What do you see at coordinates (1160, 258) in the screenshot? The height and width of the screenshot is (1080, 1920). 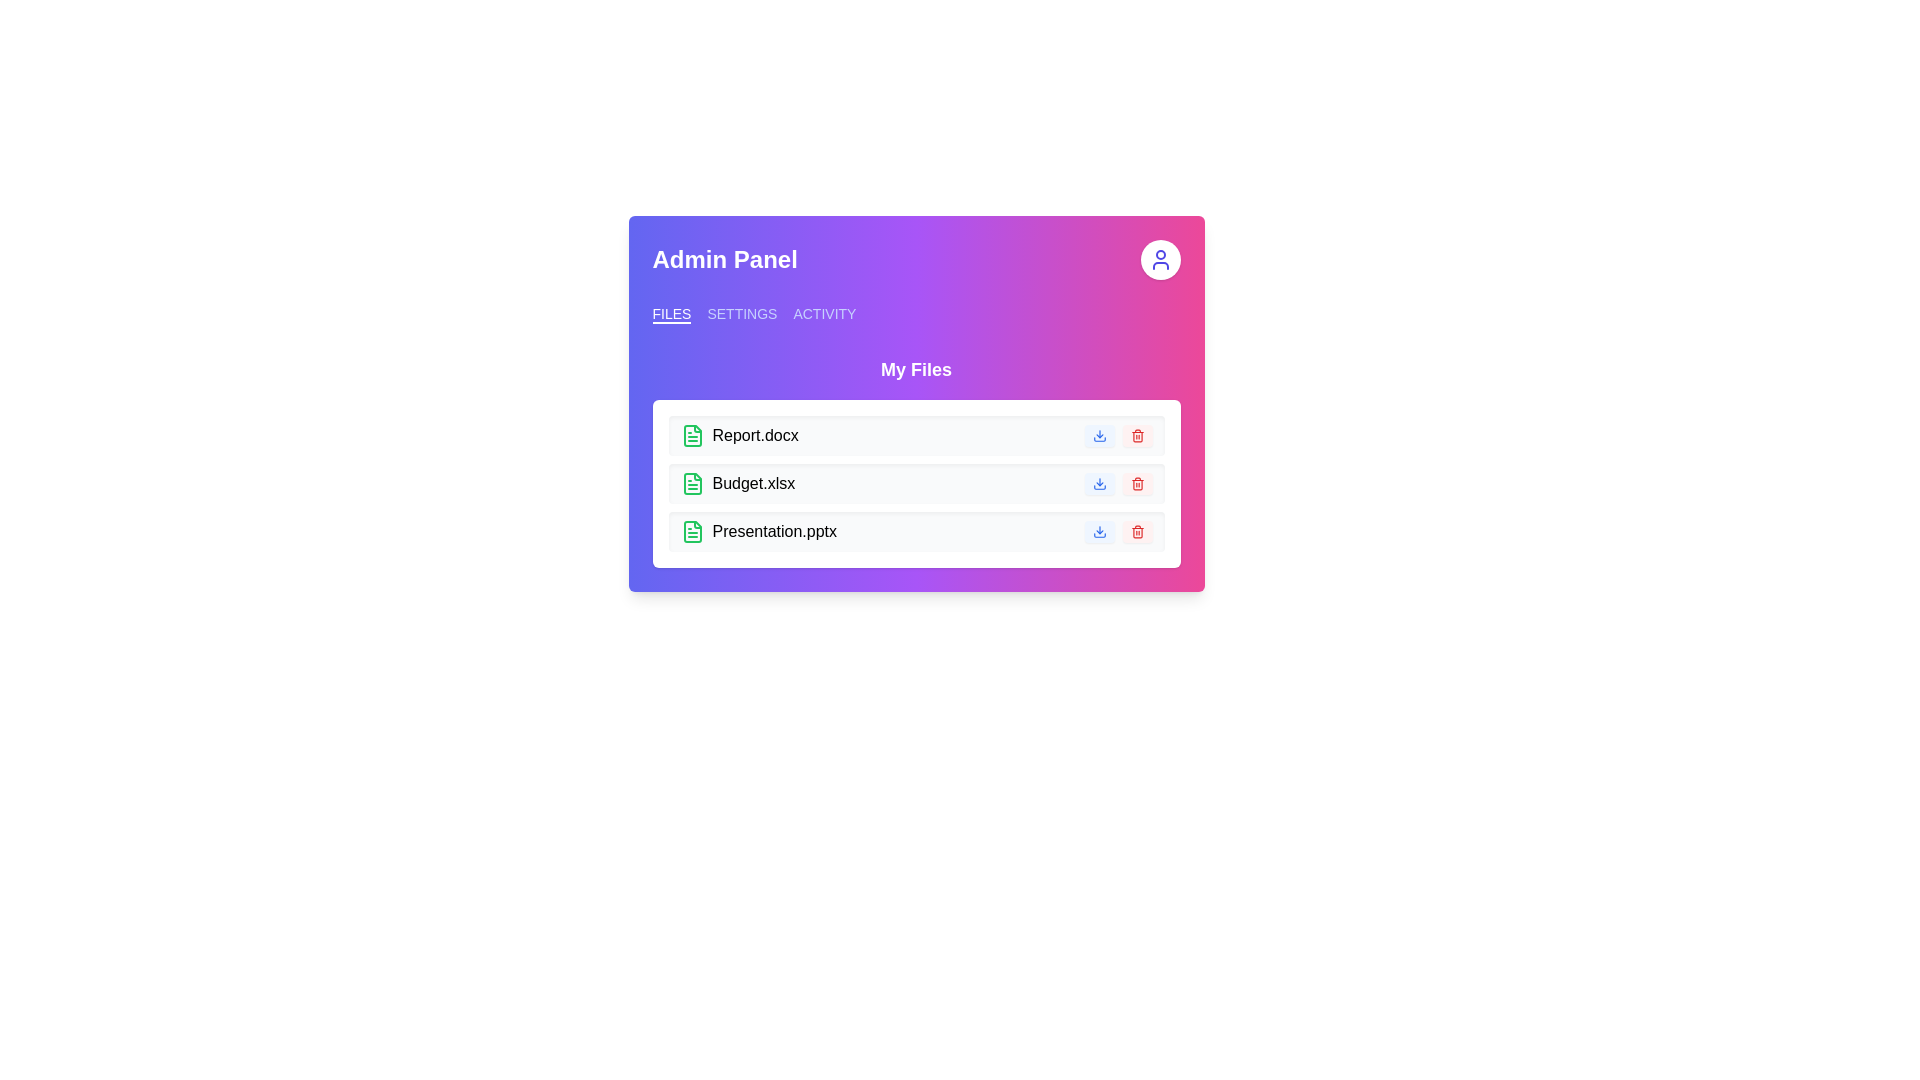 I see `the button in the top-right corner of the 'Admin Panel'` at bounding box center [1160, 258].